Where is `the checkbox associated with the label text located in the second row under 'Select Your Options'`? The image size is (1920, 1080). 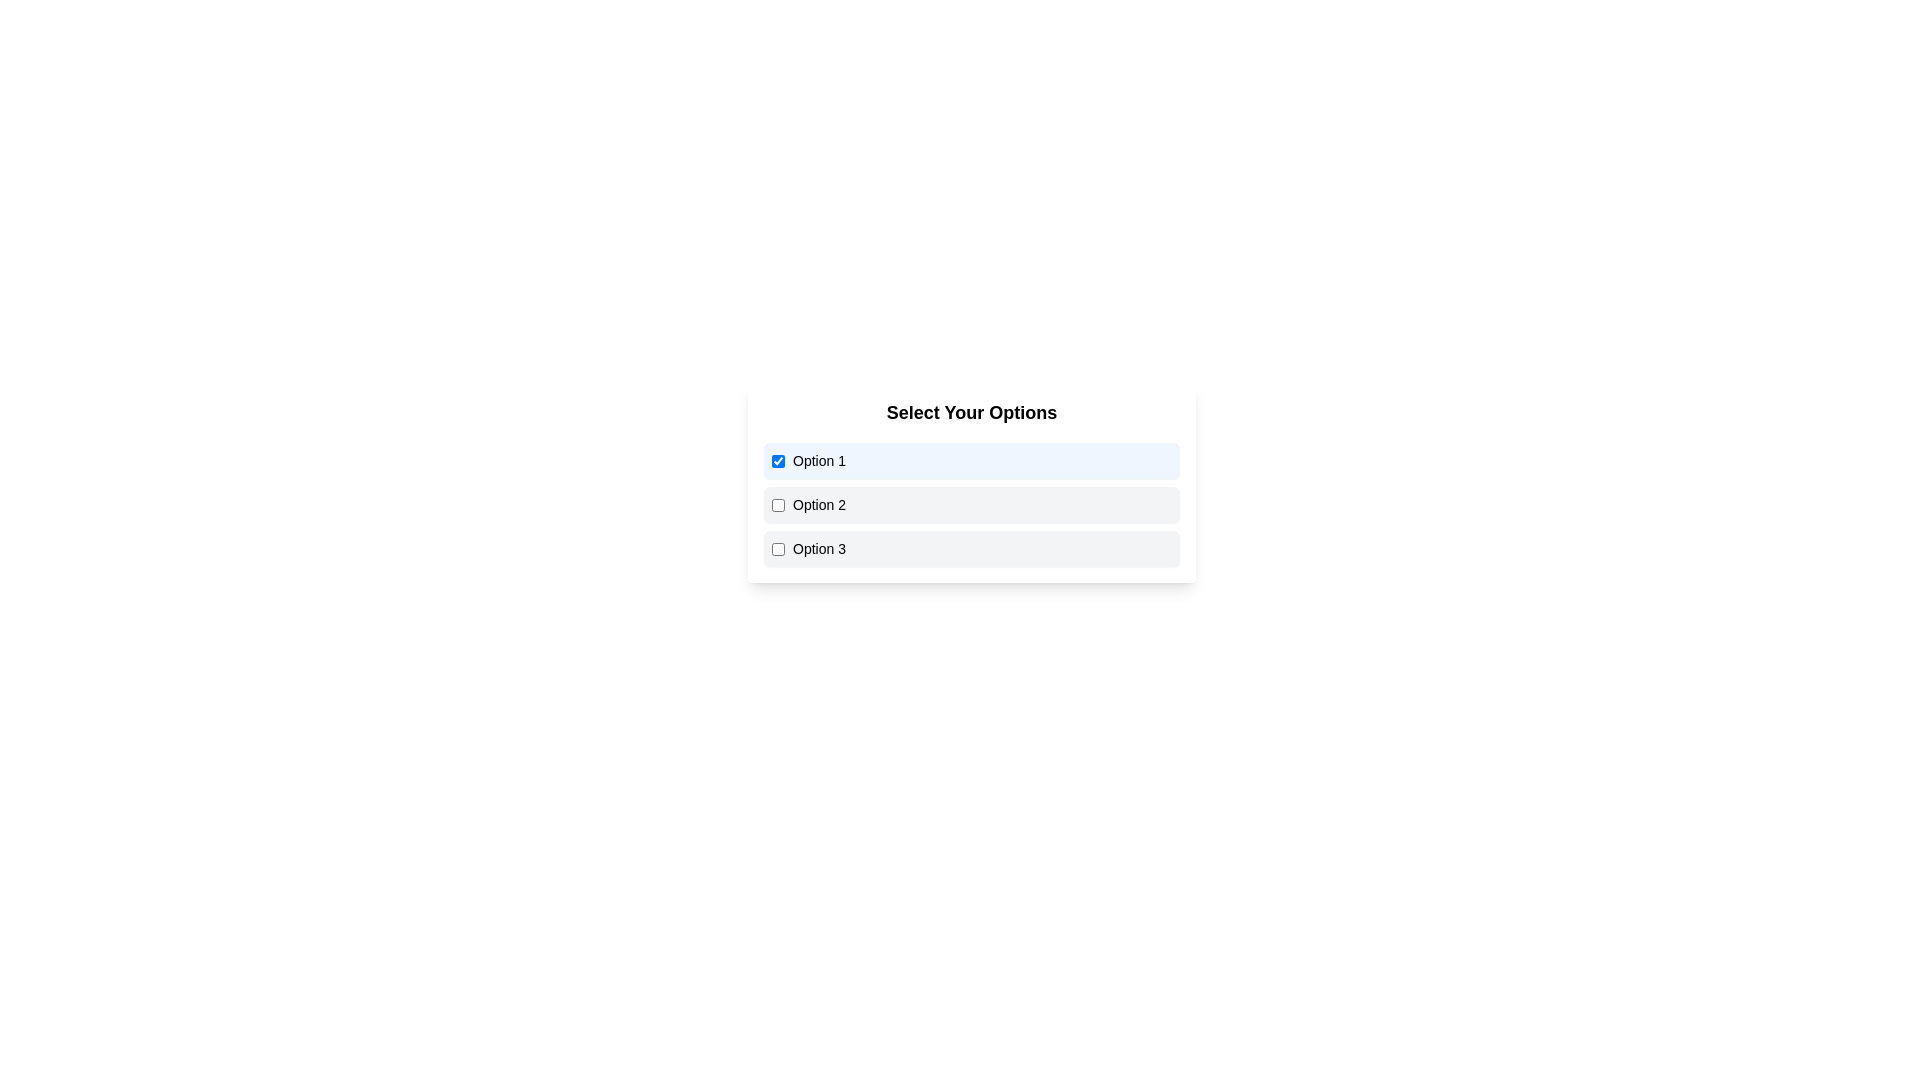 the checkbox associated with the label text located in the second row under 'Select Your Options' is located at coordinates (819, 504).